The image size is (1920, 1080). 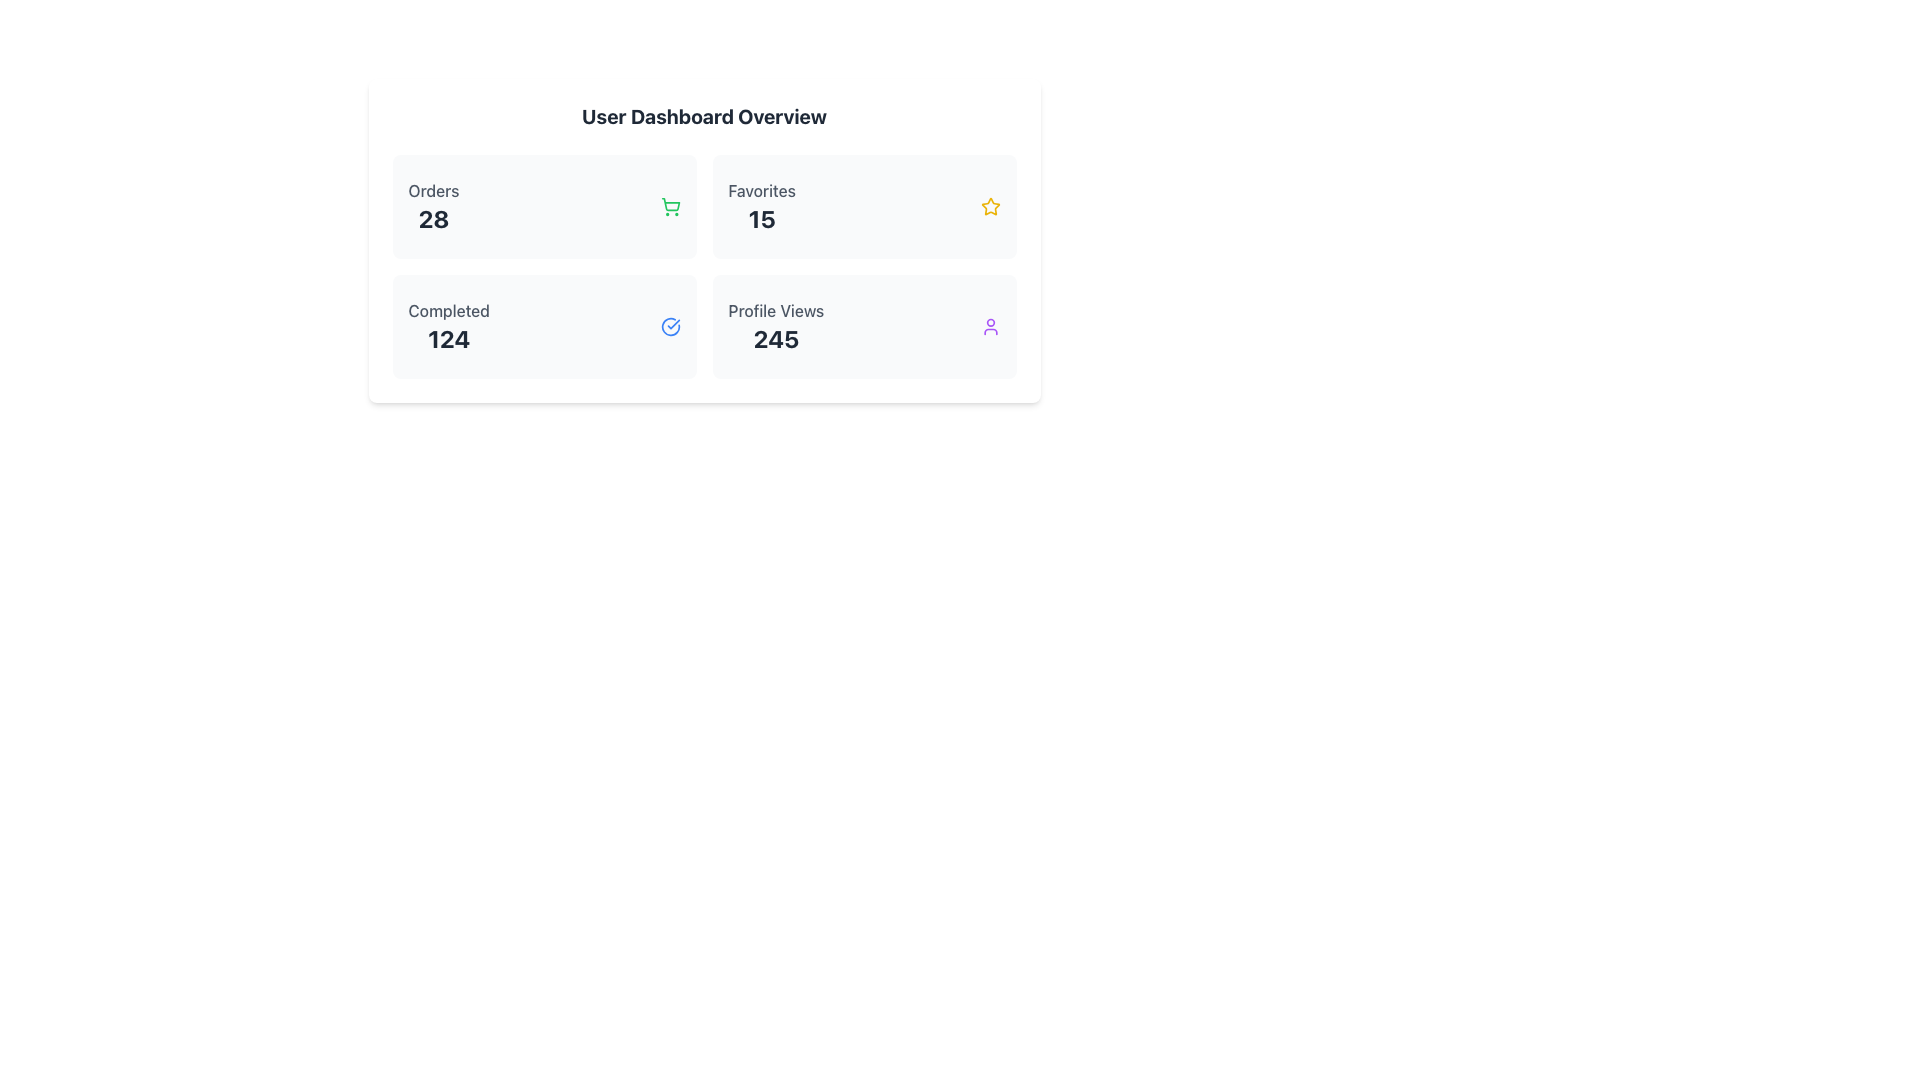 What do you see at coordinates (670, 326) in the screenshot?
I see `the status icon located at the bottom-right corner of the 'Completed 124' card, adjacent to the numeric value '124'` at bounding box center [670, 326].